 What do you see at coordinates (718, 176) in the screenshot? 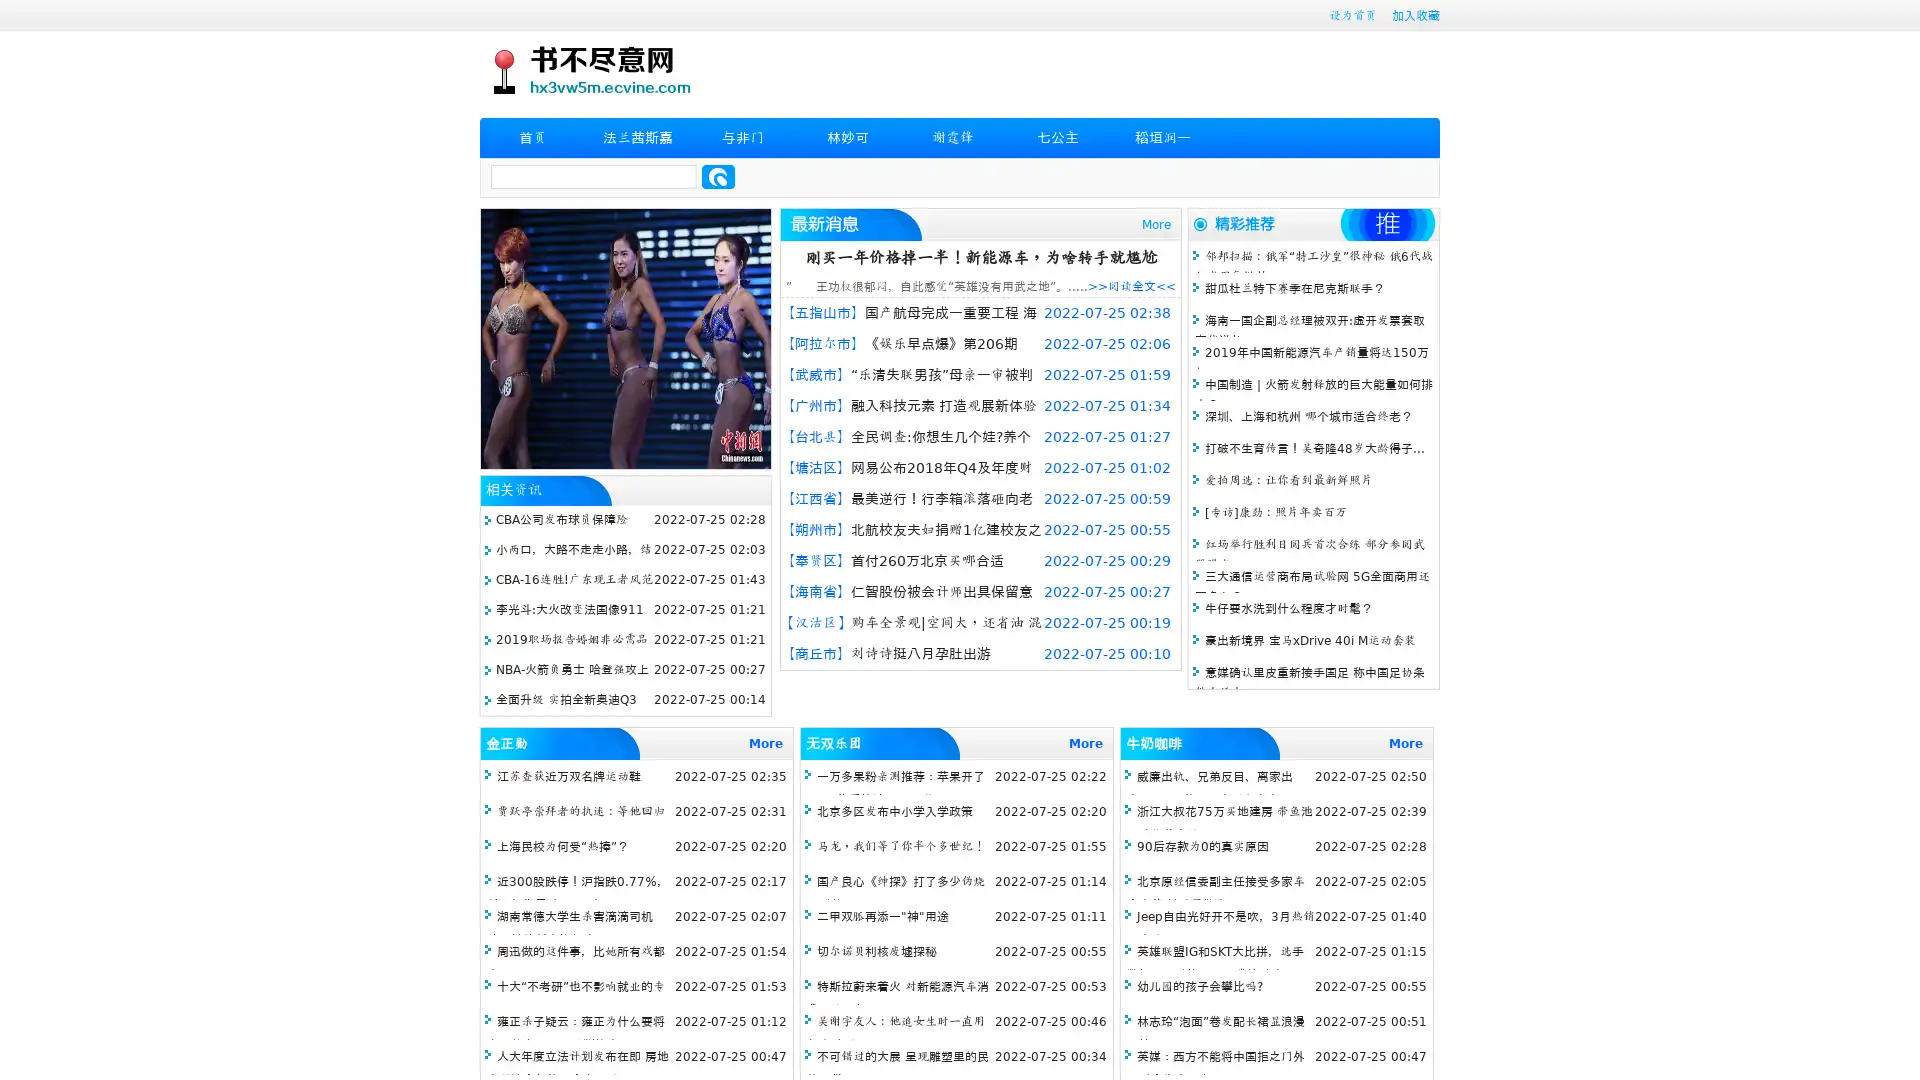
I see `Search` at bounding box center [718, 176].